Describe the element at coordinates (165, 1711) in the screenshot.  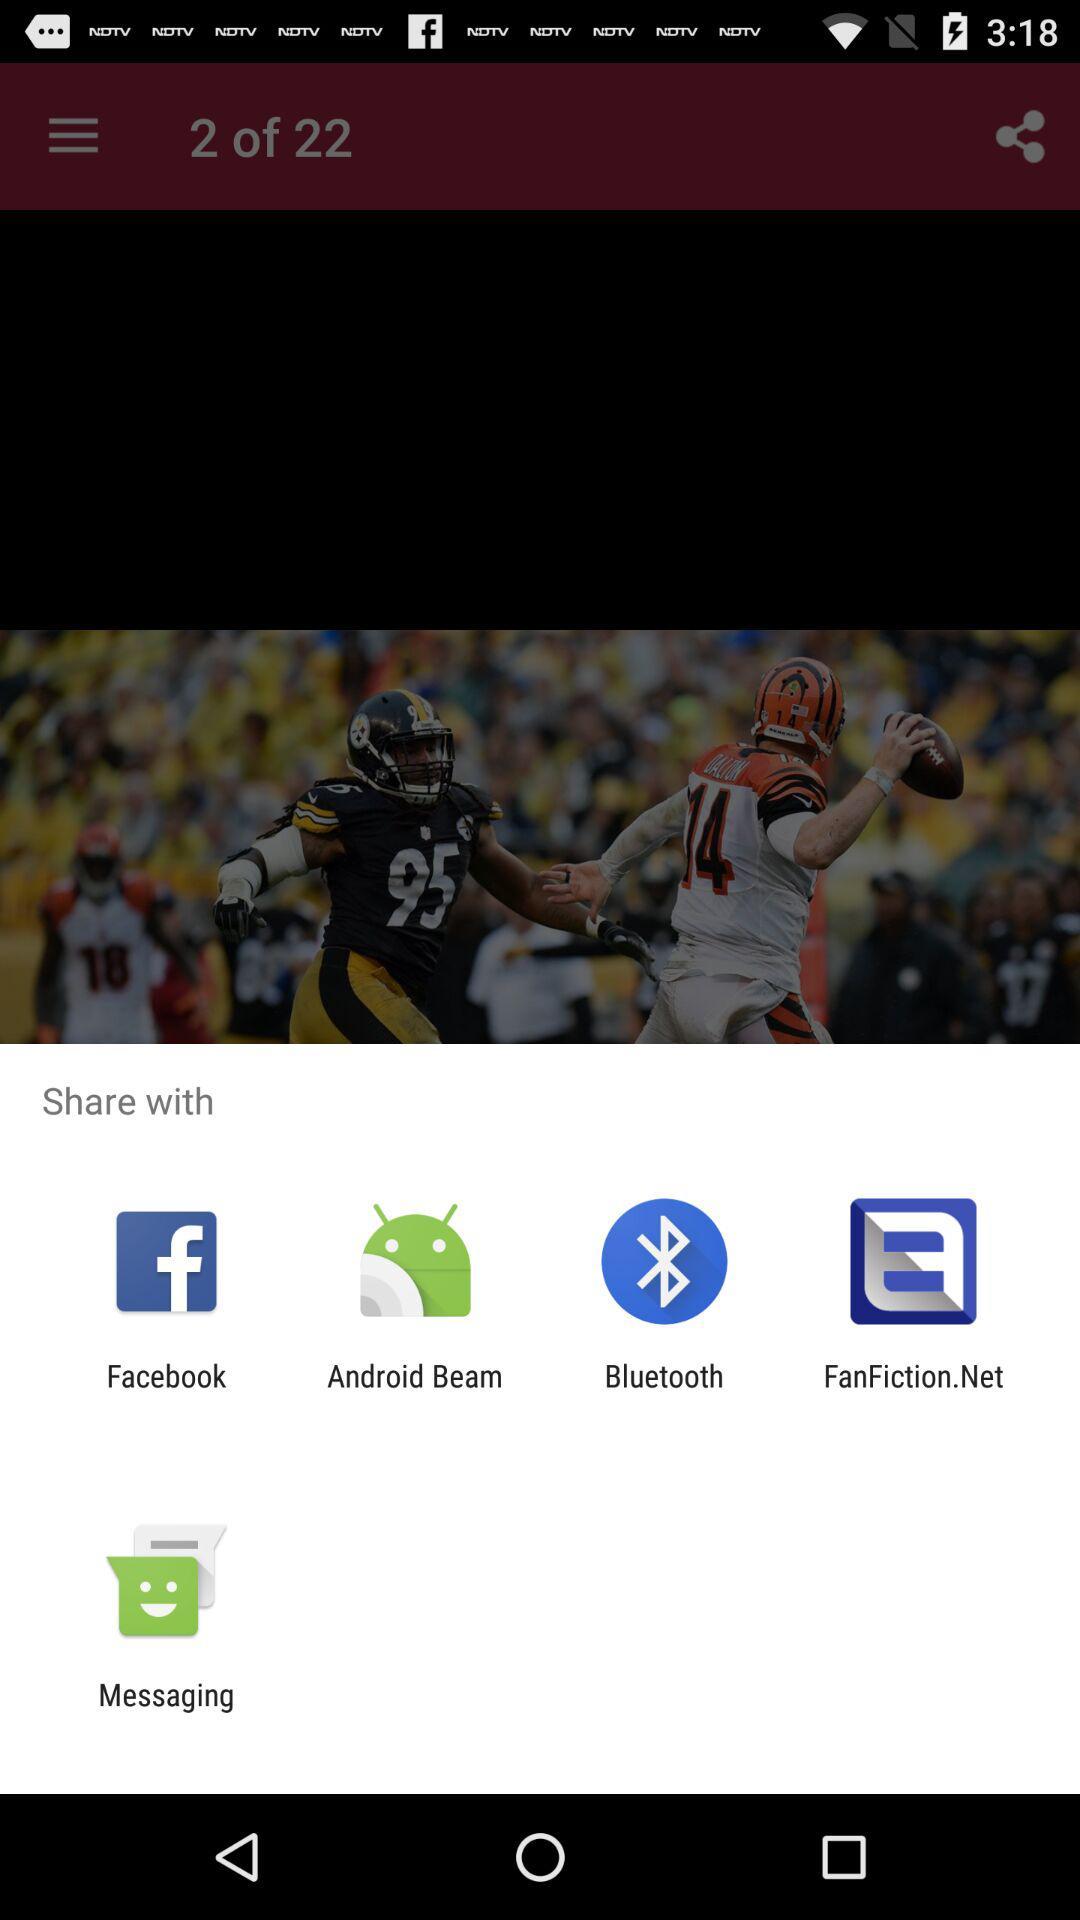
I see `messaging app` at that location.